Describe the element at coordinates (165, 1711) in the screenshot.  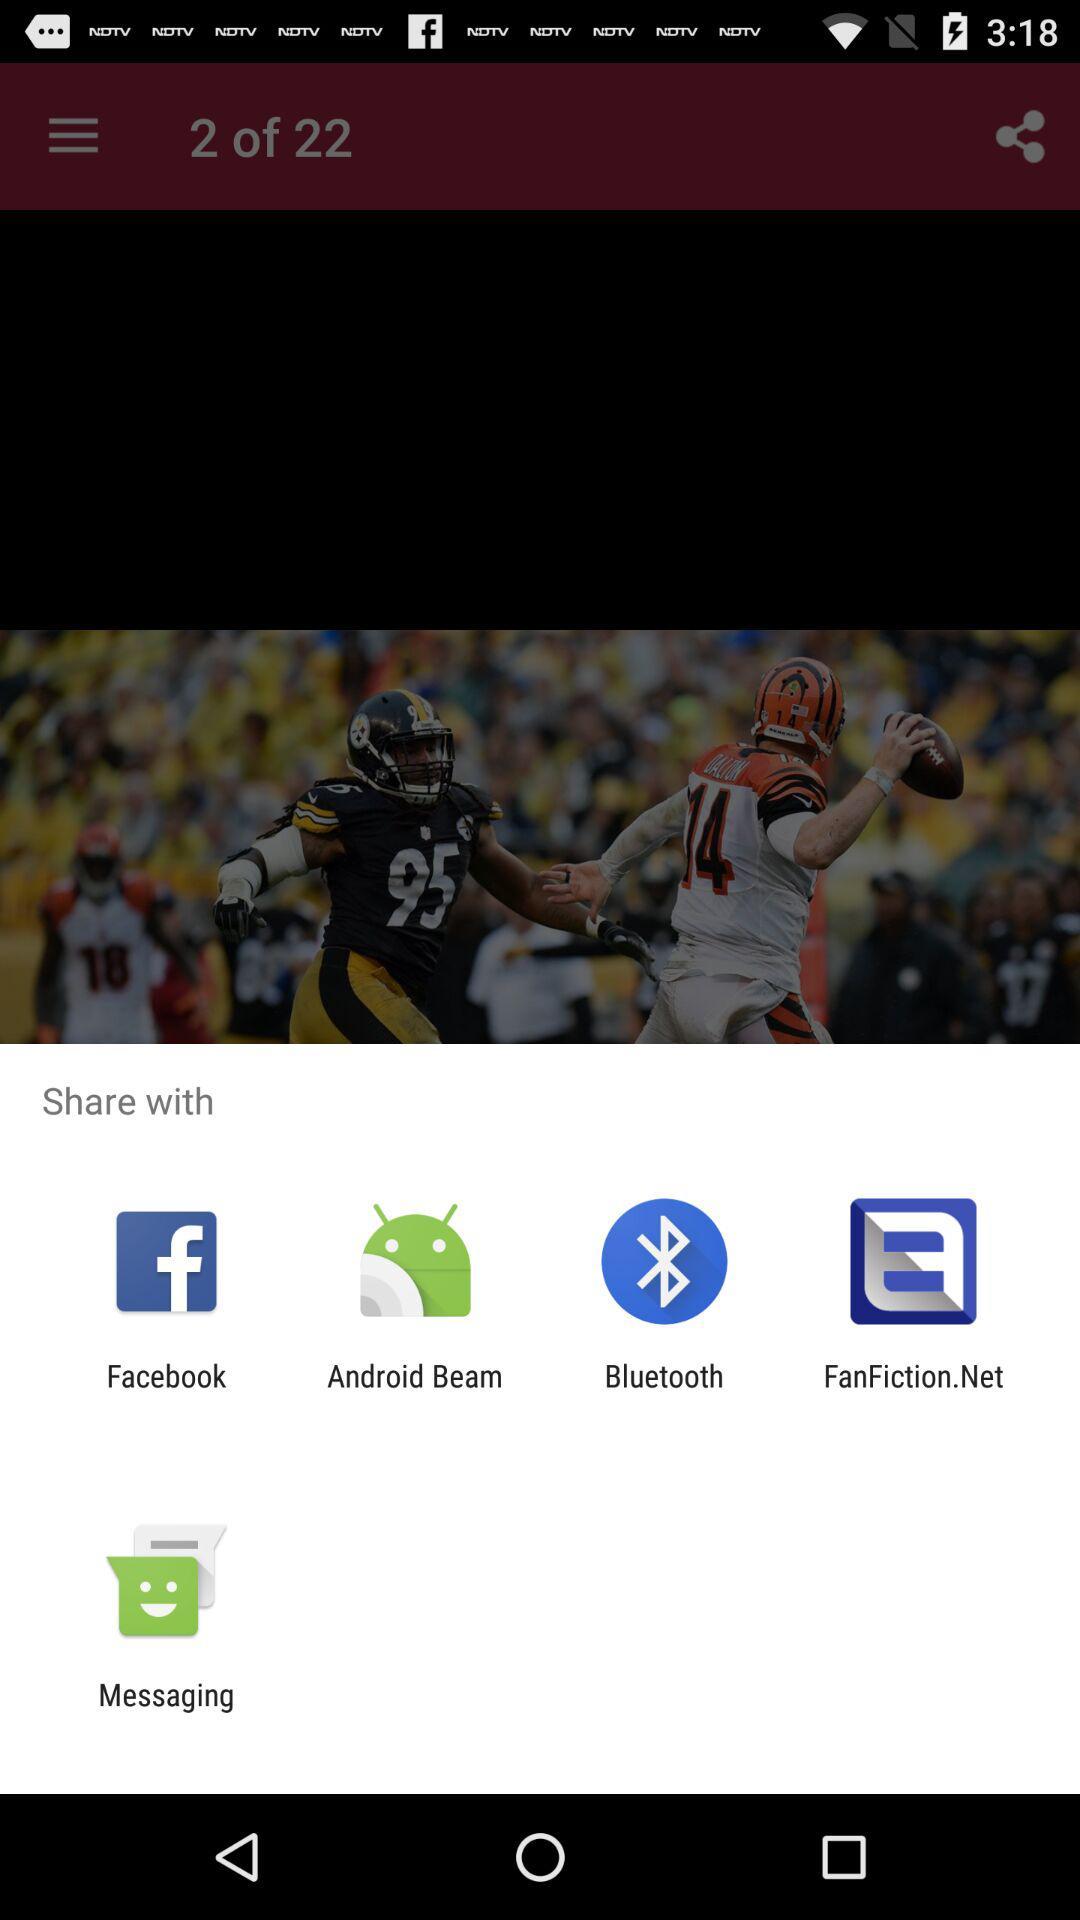
I see `messaging app` at that location.